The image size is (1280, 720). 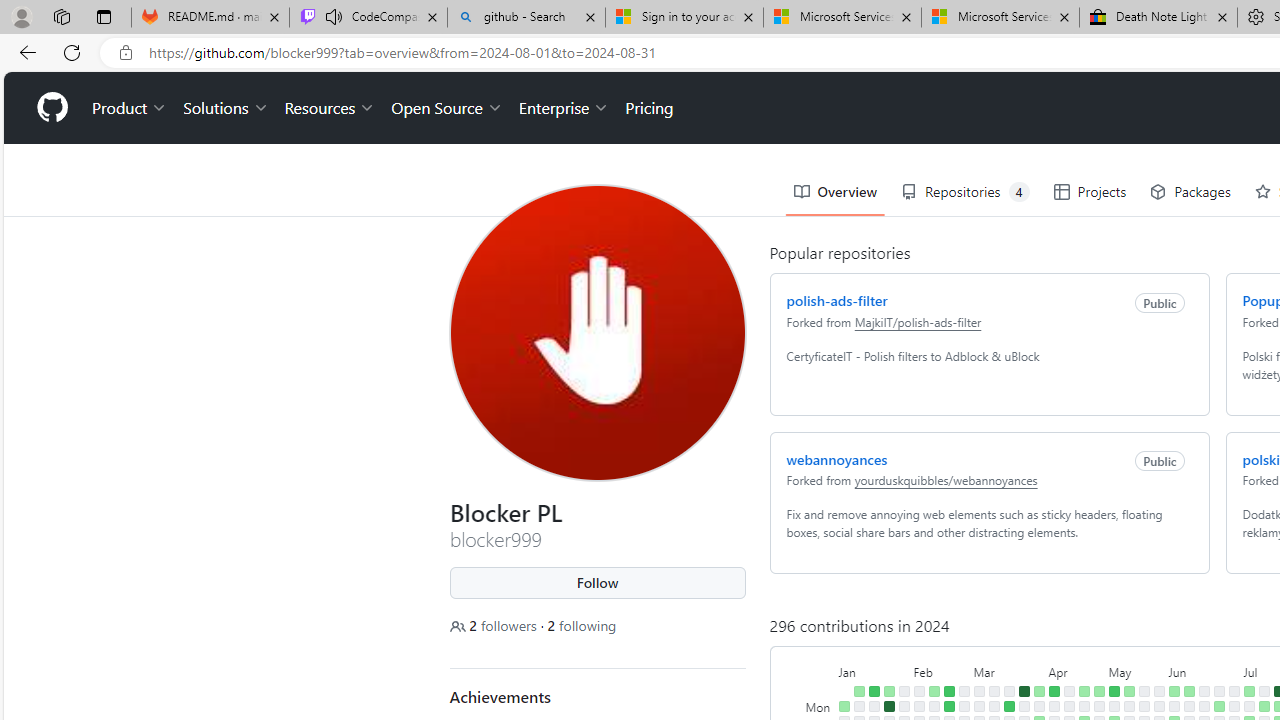 What do you see at coordinates (993, 690) in the screenshot?
I see `'No contributions on March 10th.'` at bounding box center [993, 690].